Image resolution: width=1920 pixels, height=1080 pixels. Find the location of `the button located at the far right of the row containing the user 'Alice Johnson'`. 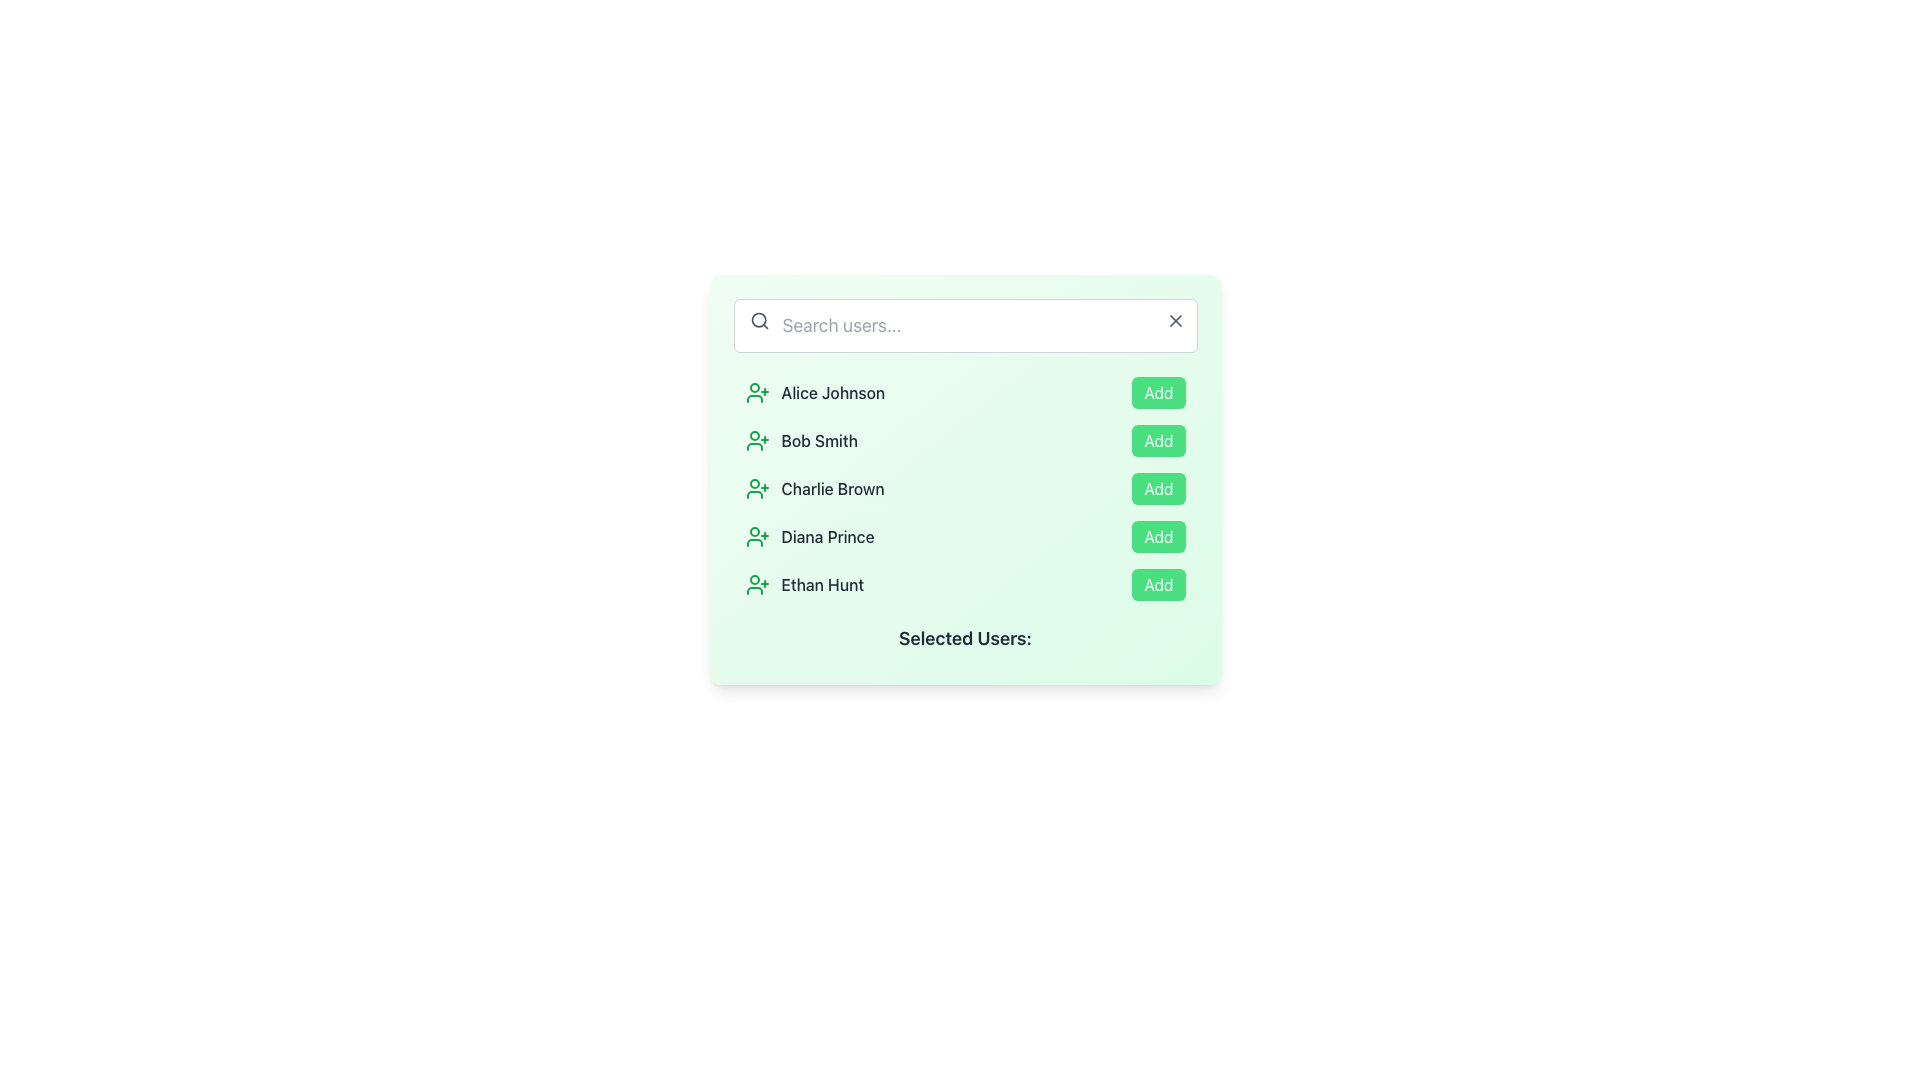

the button located at the far right of the row containing the user 'Alice Johnson' is located at coordinates (1158, 393).